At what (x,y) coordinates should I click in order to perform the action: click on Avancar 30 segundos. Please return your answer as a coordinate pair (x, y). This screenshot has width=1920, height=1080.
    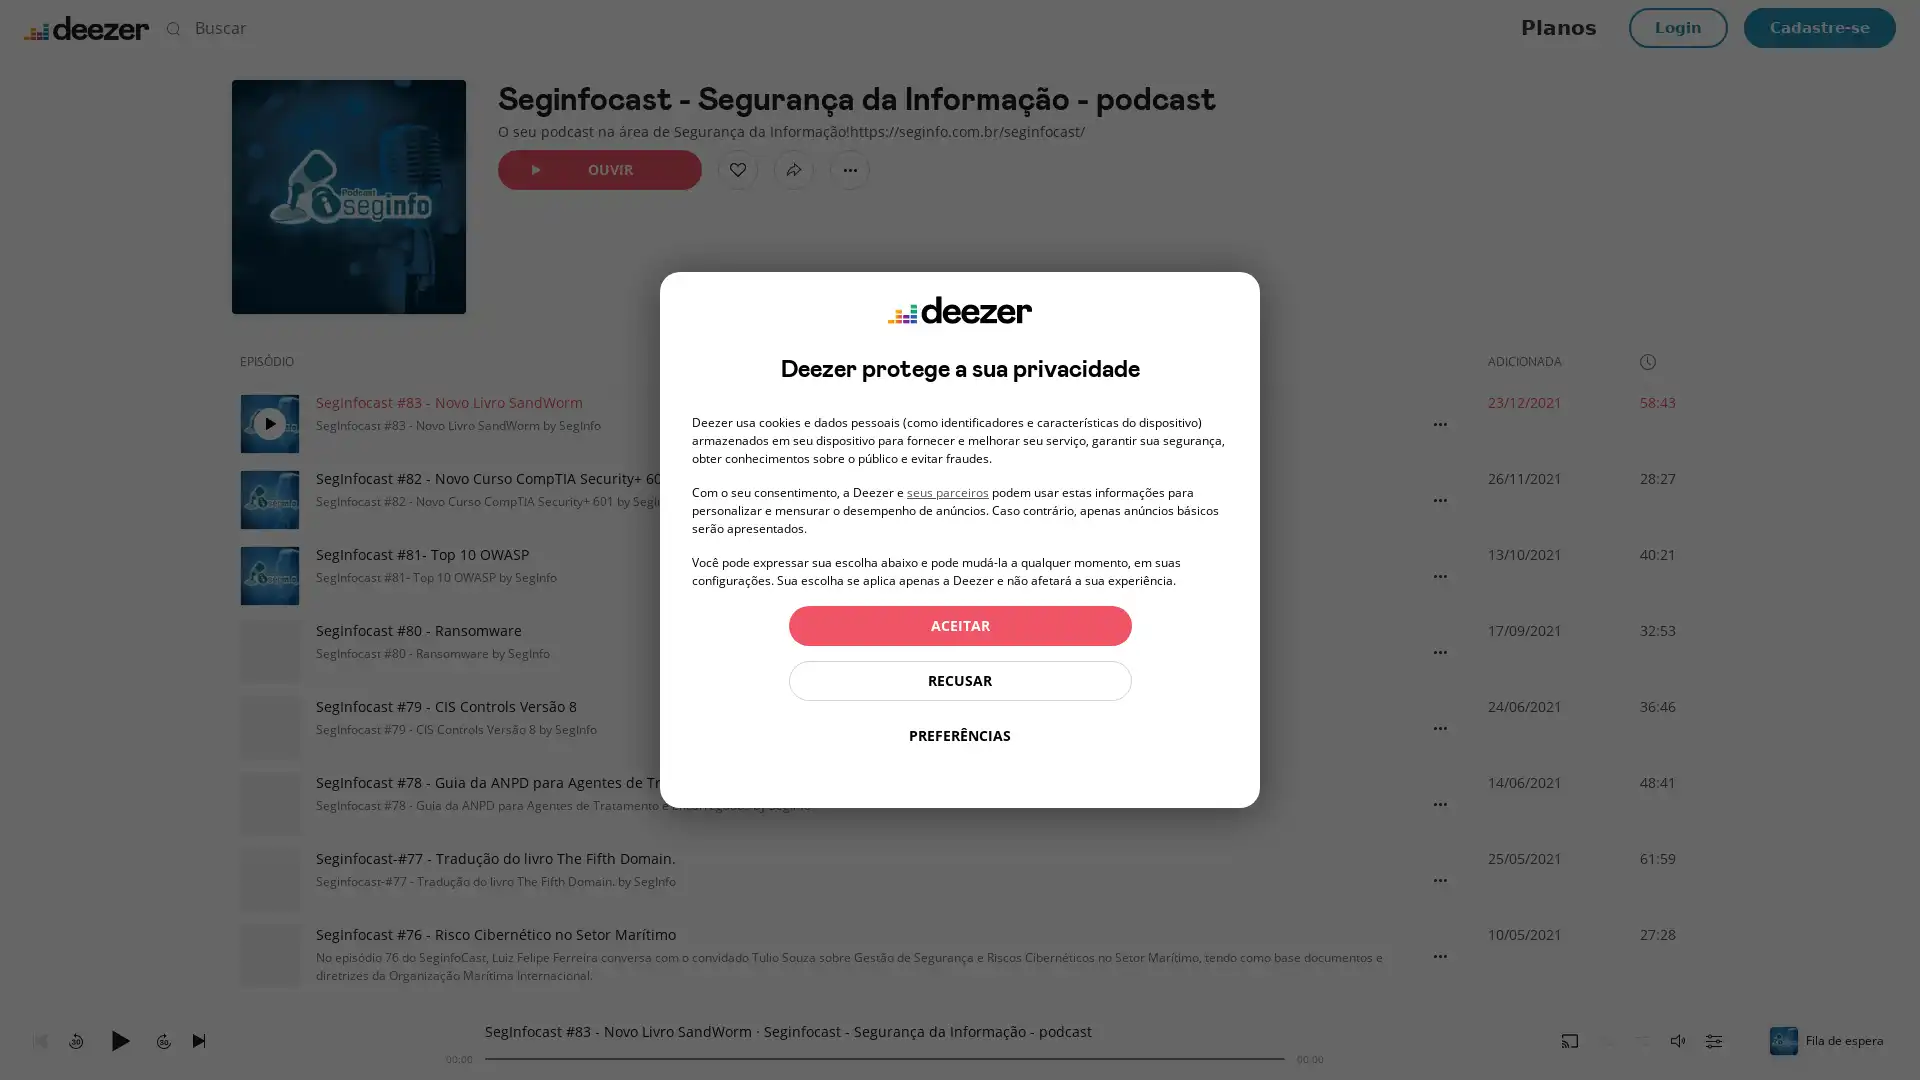
    Looking at the image, I should click on (163, 1039).